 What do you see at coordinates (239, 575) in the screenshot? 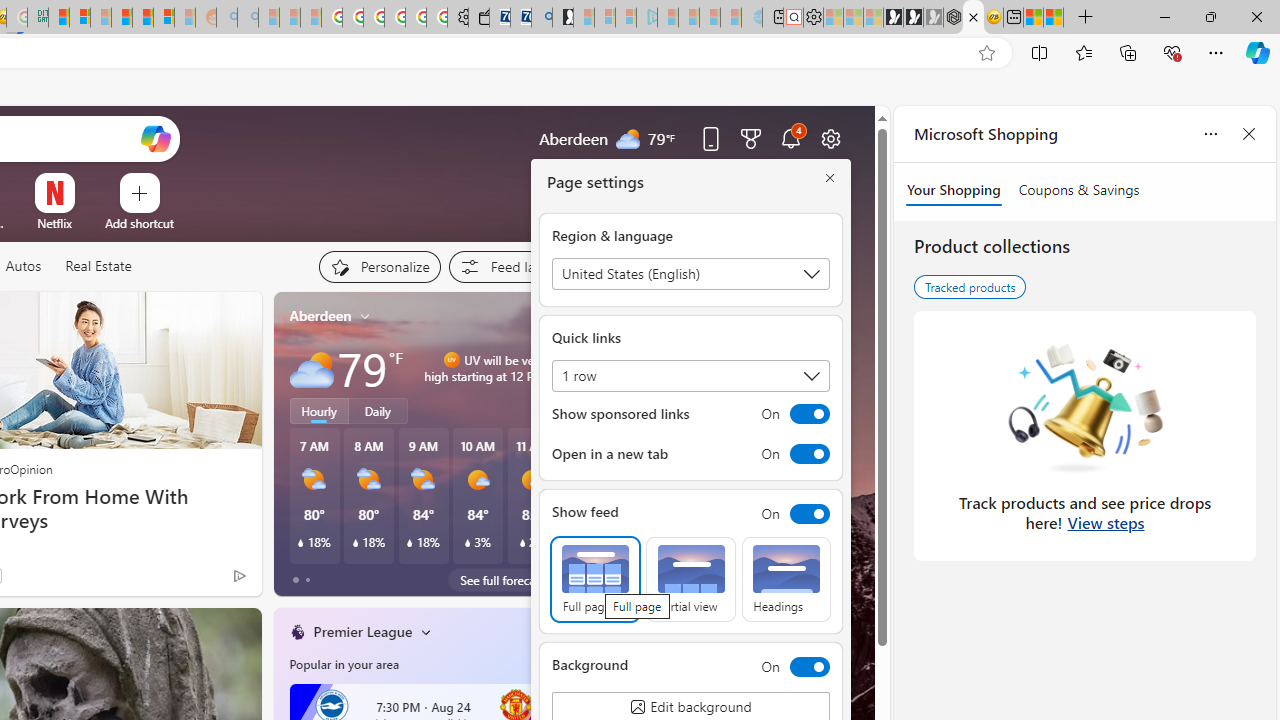
I see `'Ad Choice'` at bounding box center [239, 575].